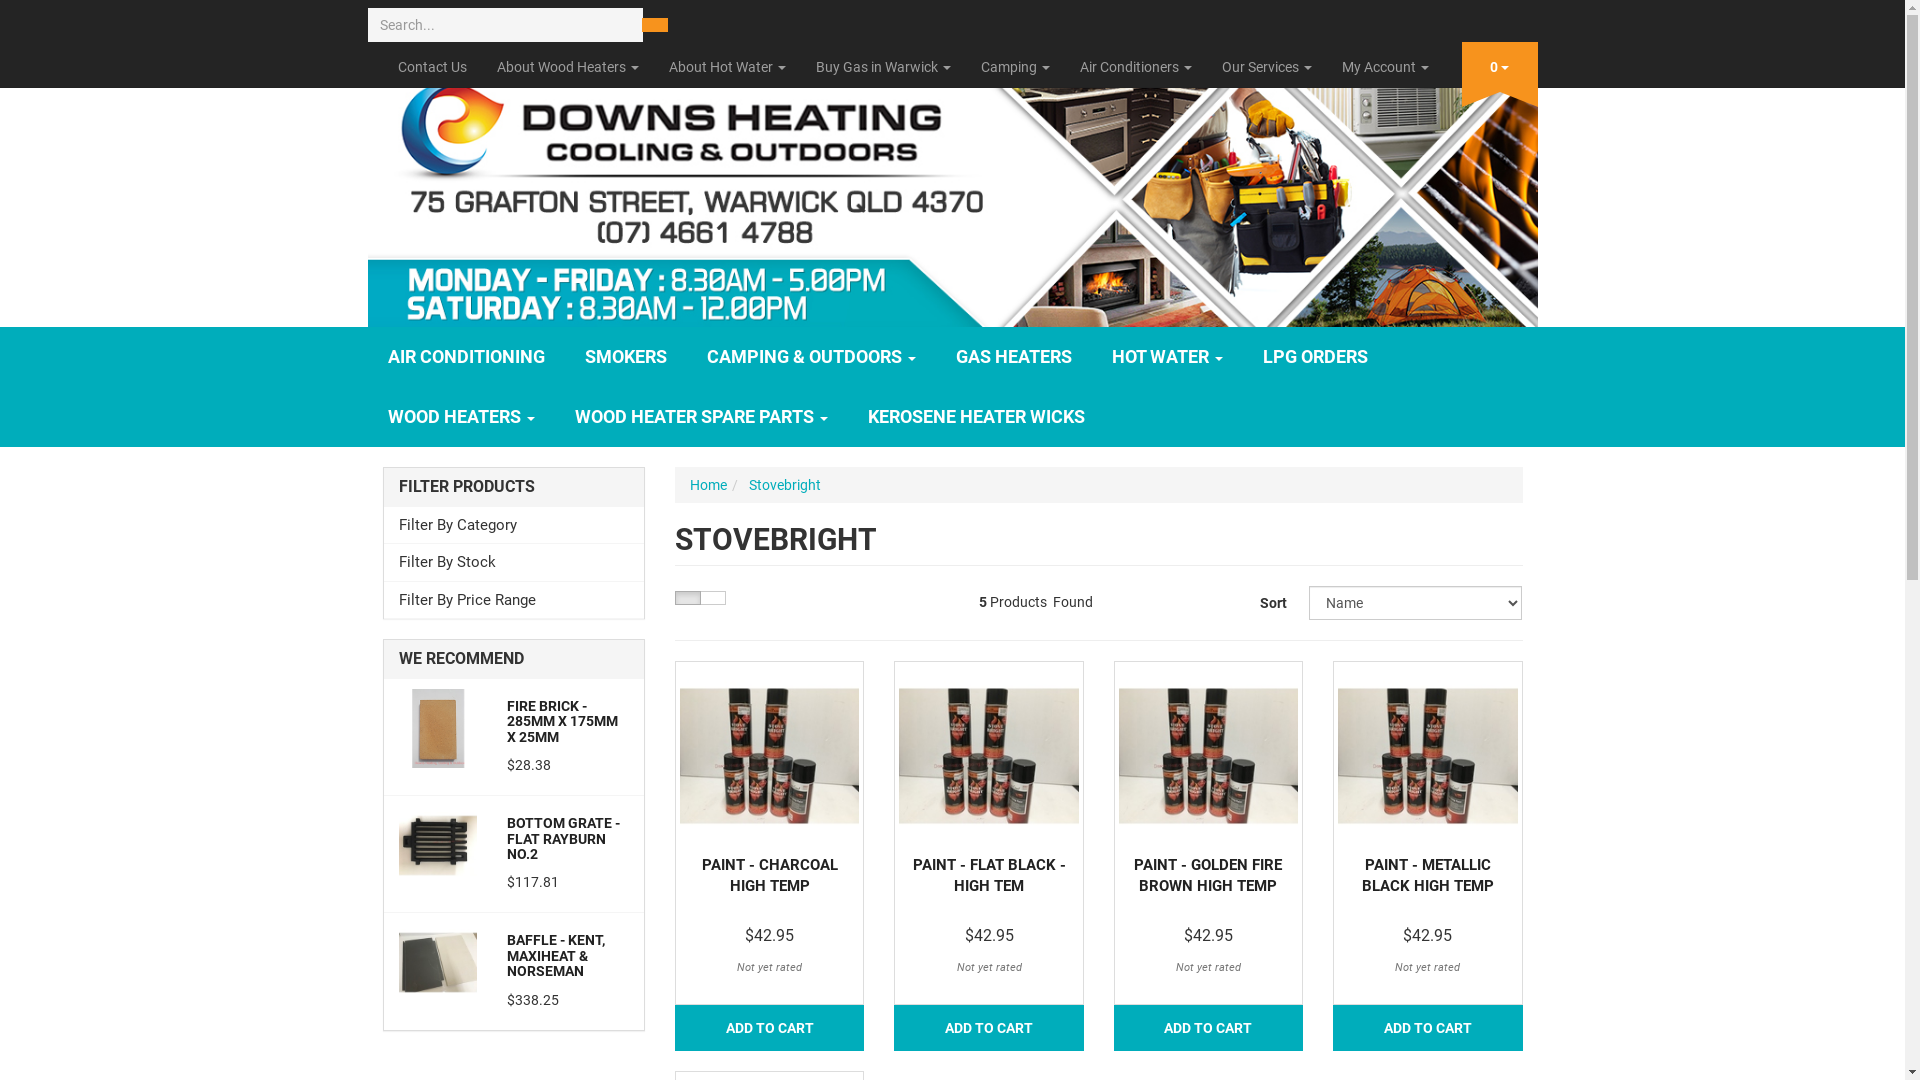  What do you see at coordinates (700, 415) in the screenshot?
I see `'WOOD HEATER SPARE PARTS'` at bounding box center [700, 415].